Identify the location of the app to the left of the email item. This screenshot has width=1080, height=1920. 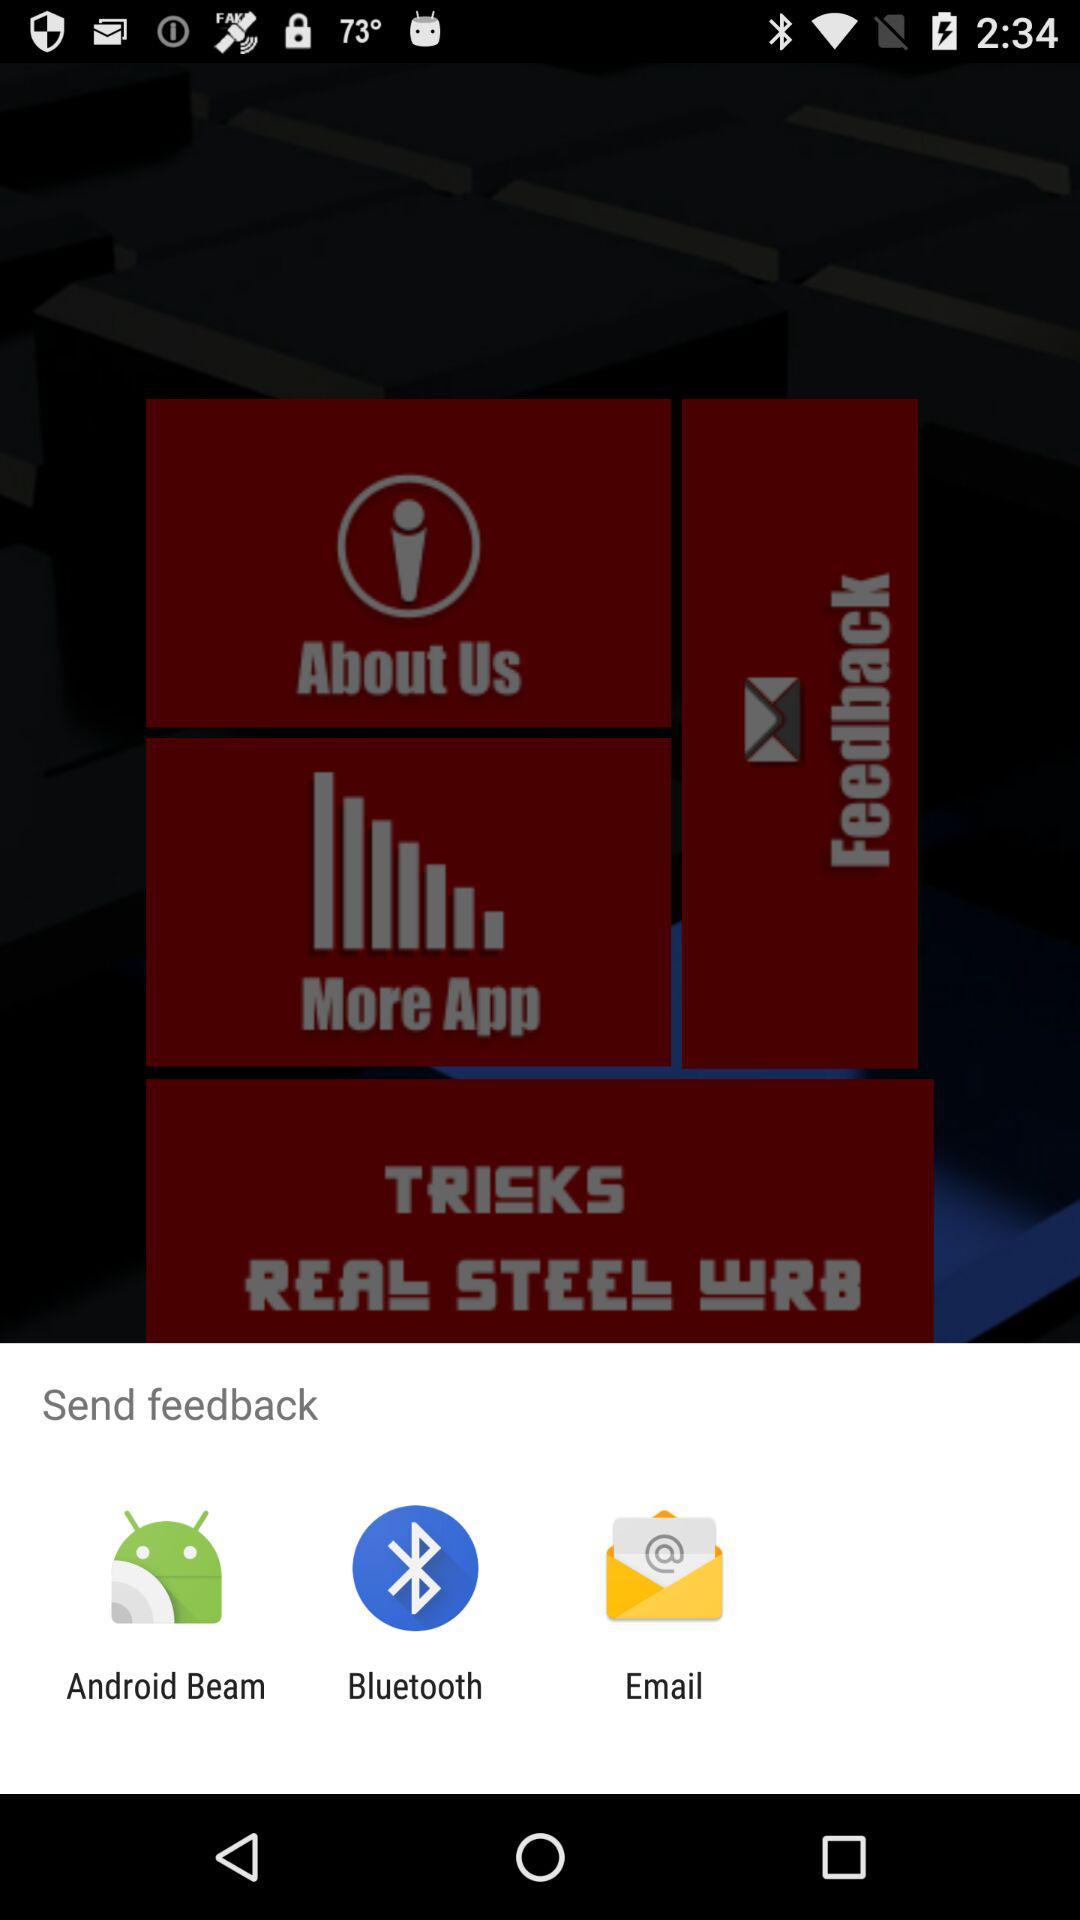
(414, 1705).